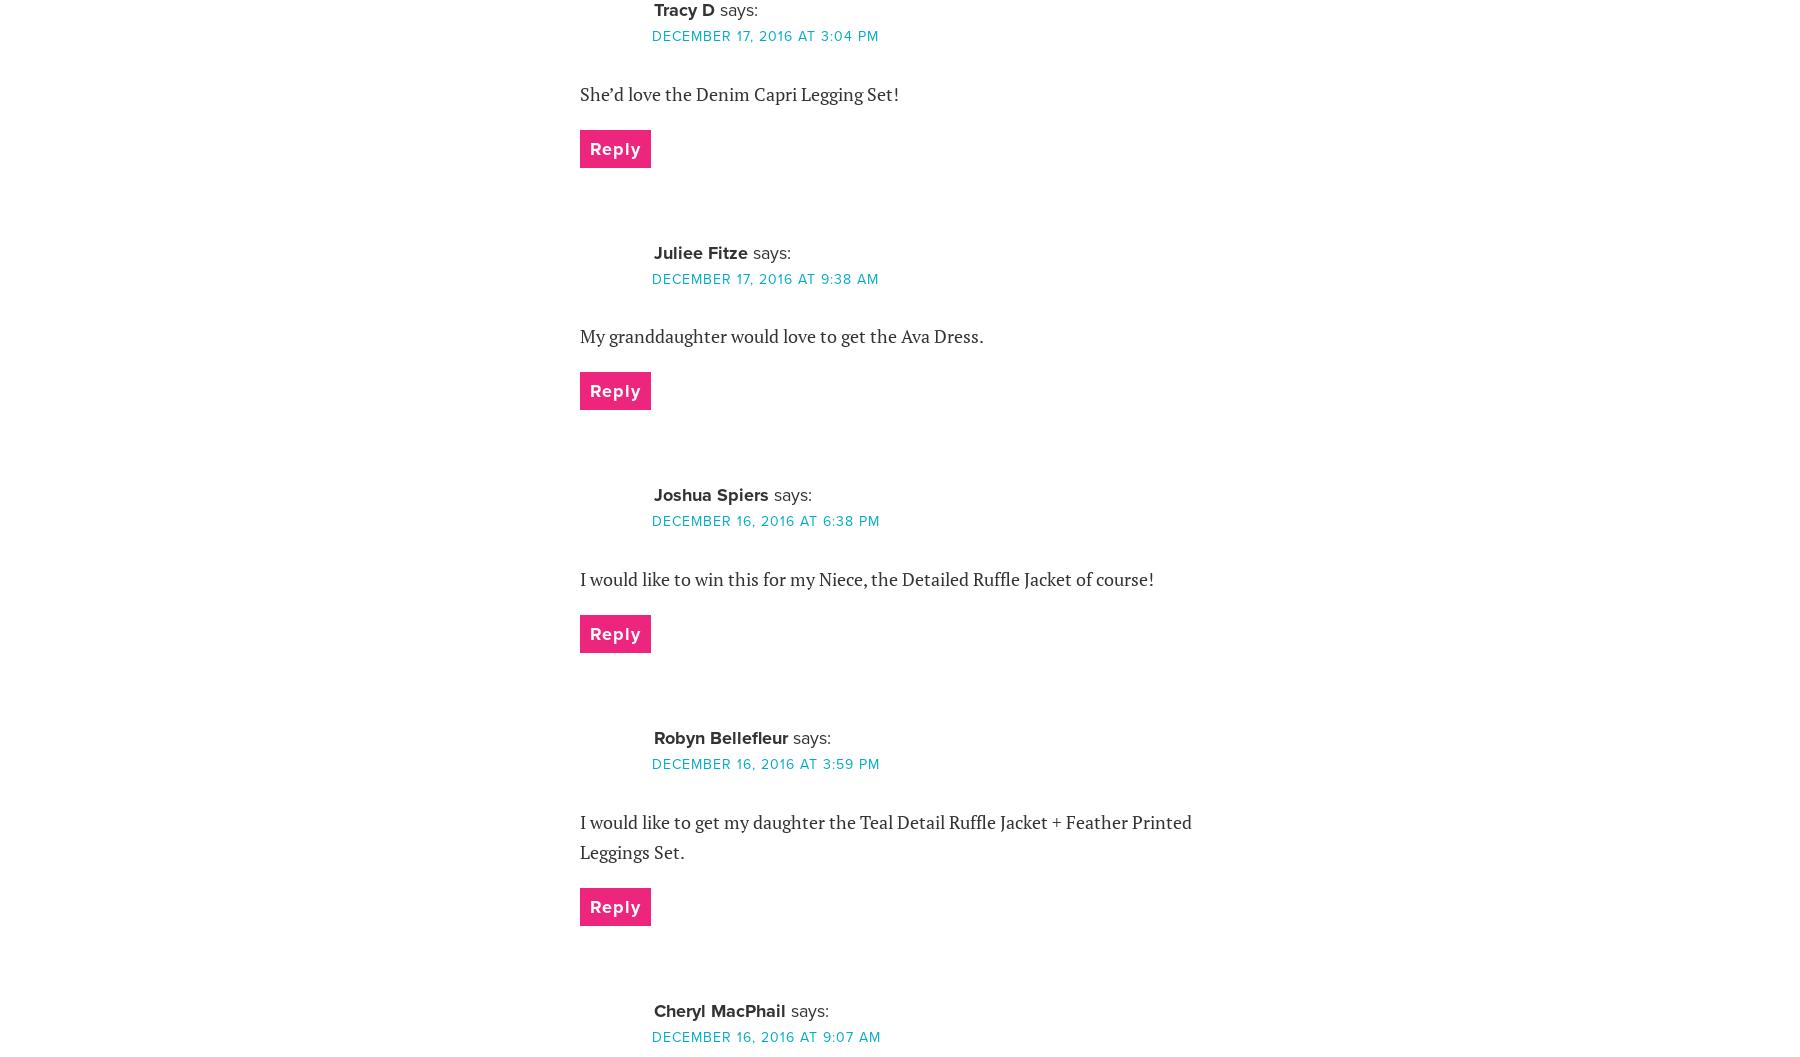 The height and width of the screenshot is (1057, 1800). Describe the element at coordinates (717, 1008) in the screenshot. I see `'Cheryl MacPhail'` at that location.